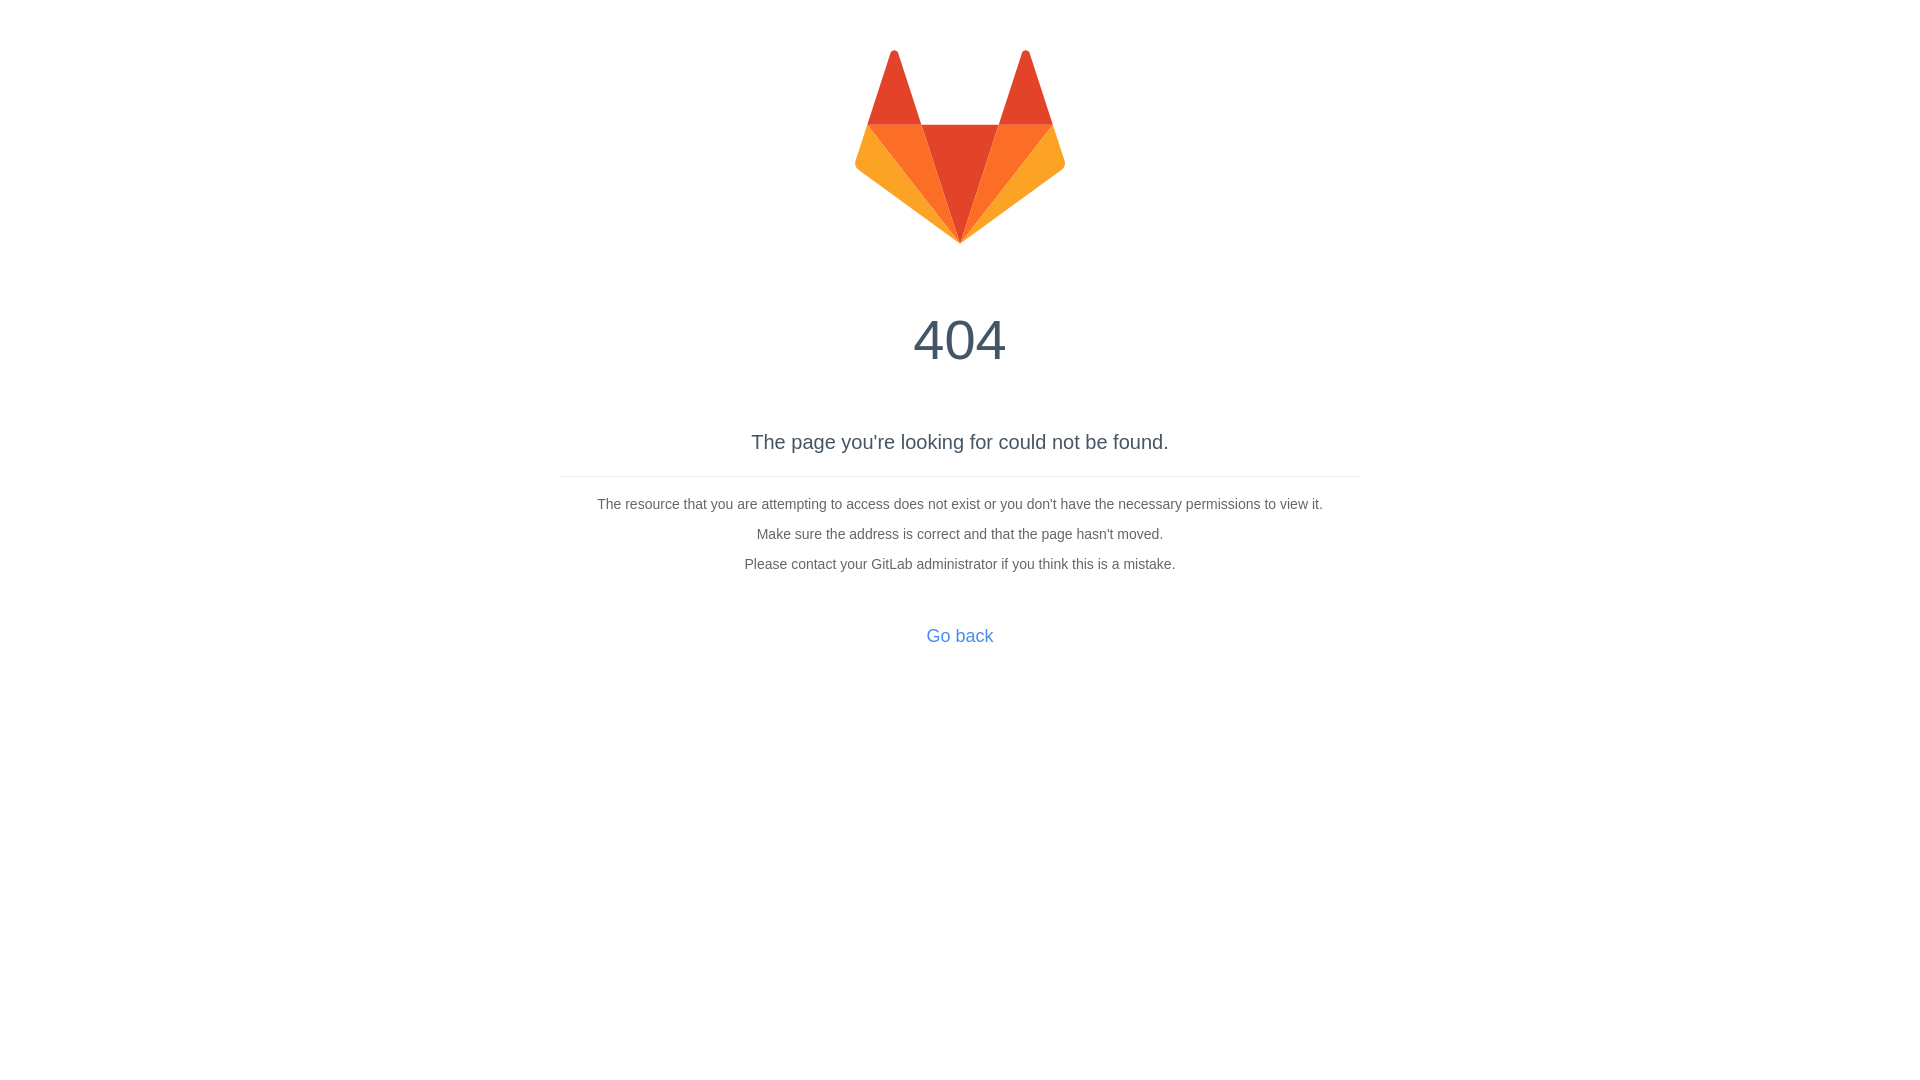  Describe the element at coordinates (925, 636) in the screenshot. I see `'Go back'` at that location.